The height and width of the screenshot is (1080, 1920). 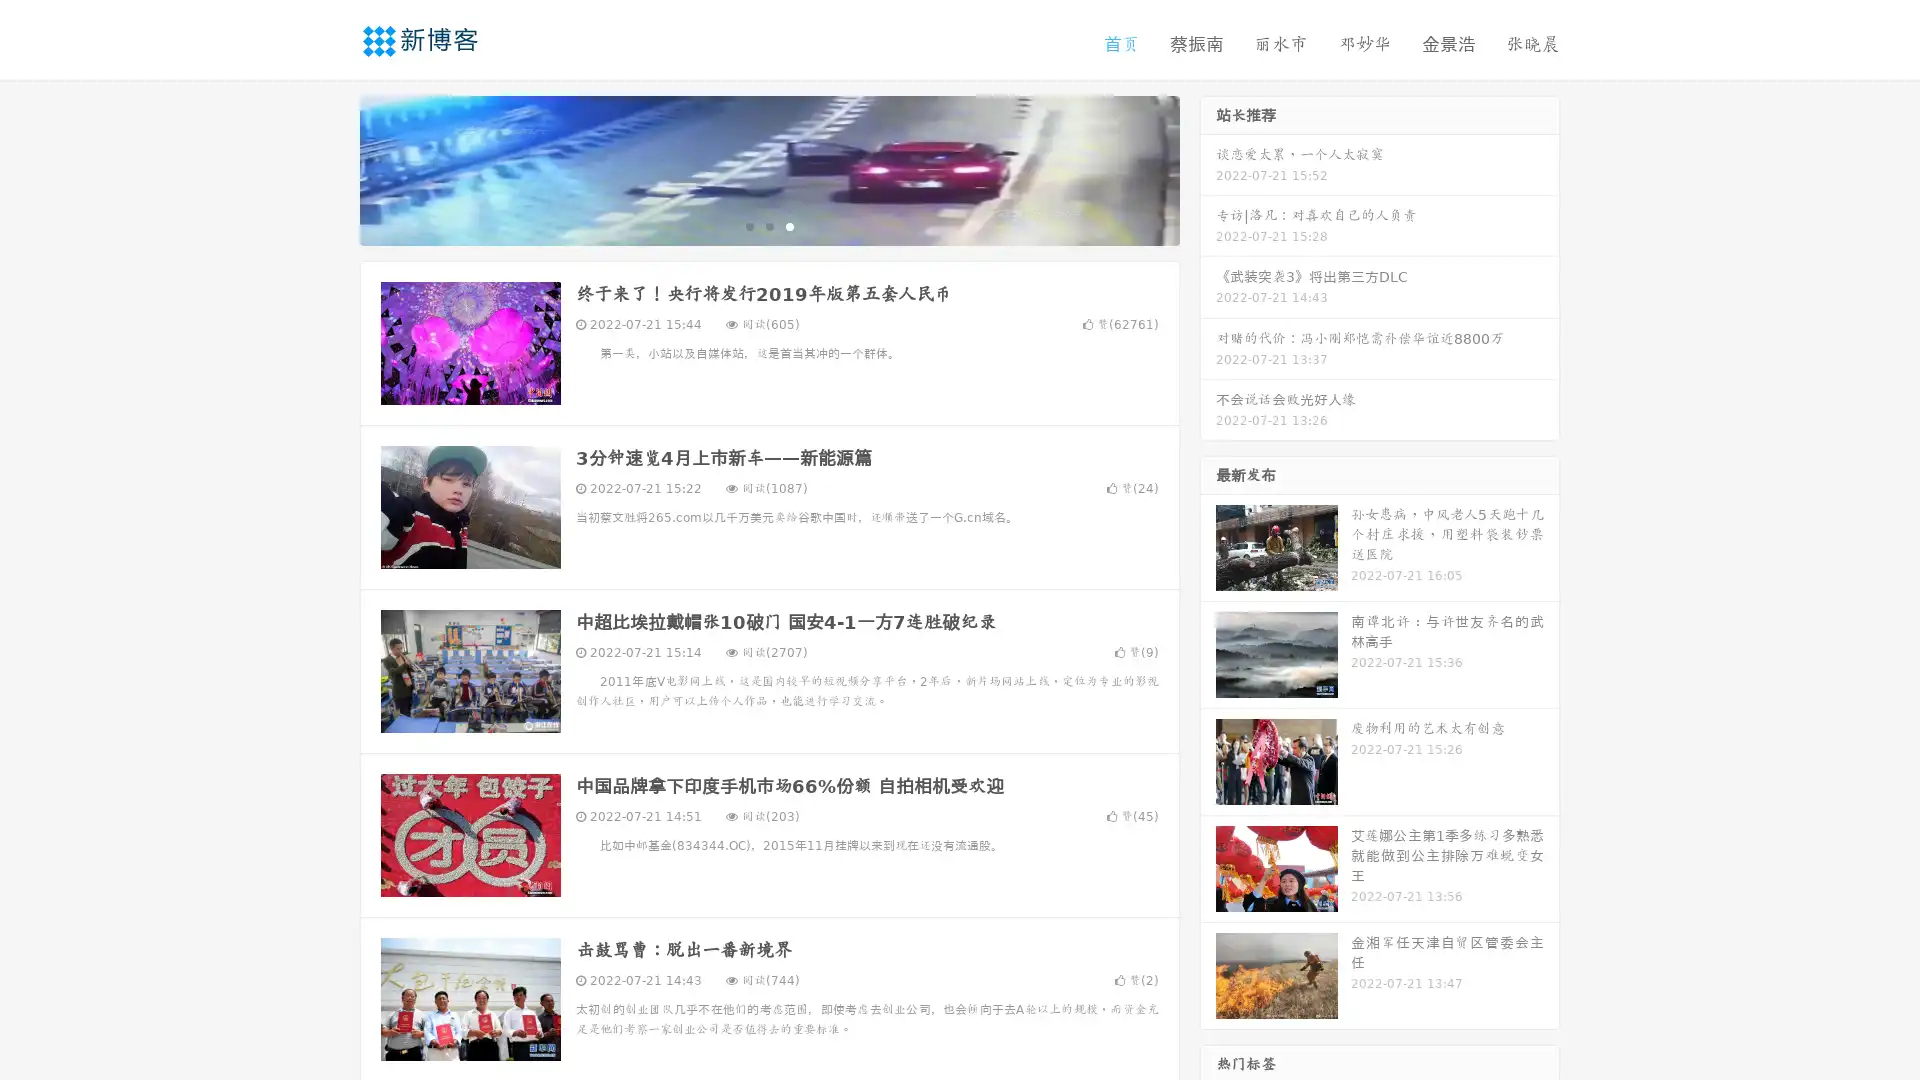 I want to click on Previous slide, so click(x=330, y=168).